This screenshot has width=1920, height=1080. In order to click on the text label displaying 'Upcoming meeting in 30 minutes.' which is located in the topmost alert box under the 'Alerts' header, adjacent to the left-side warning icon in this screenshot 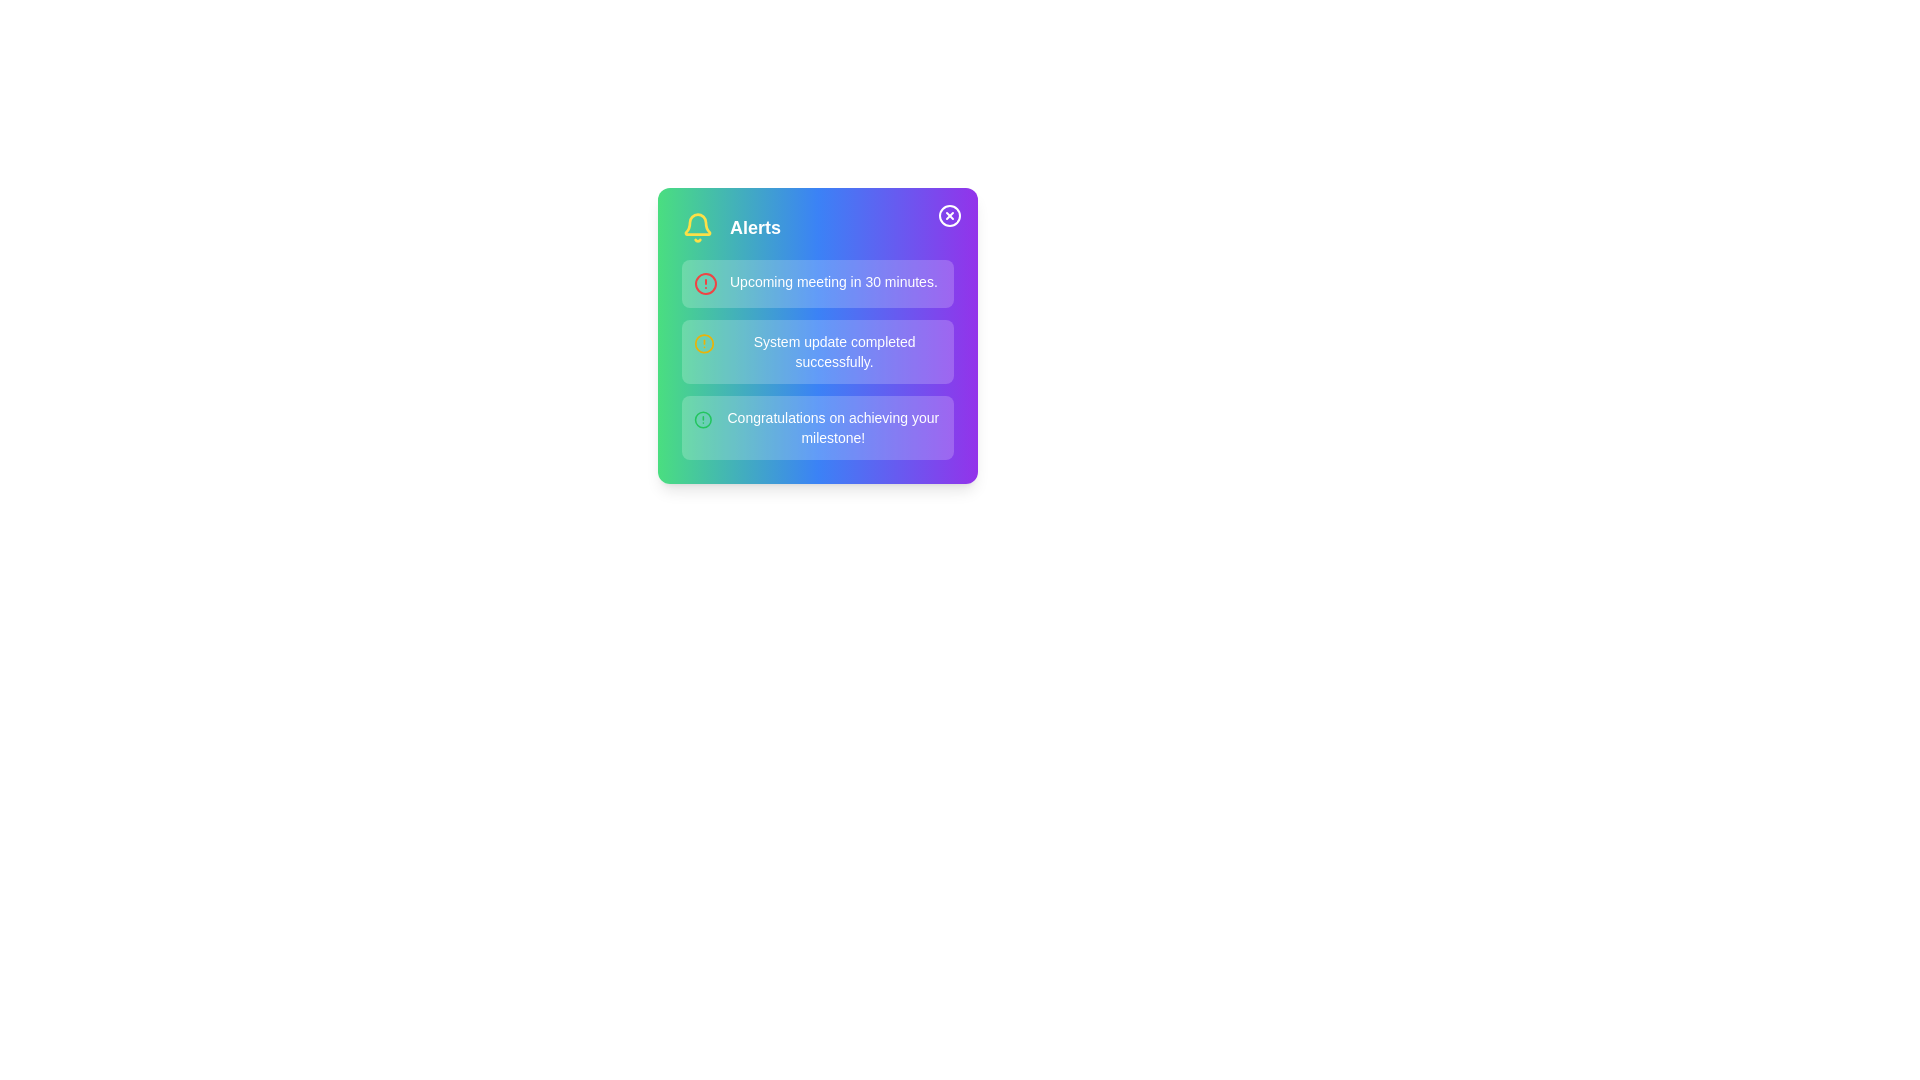, I will do `click(833, 281)`.